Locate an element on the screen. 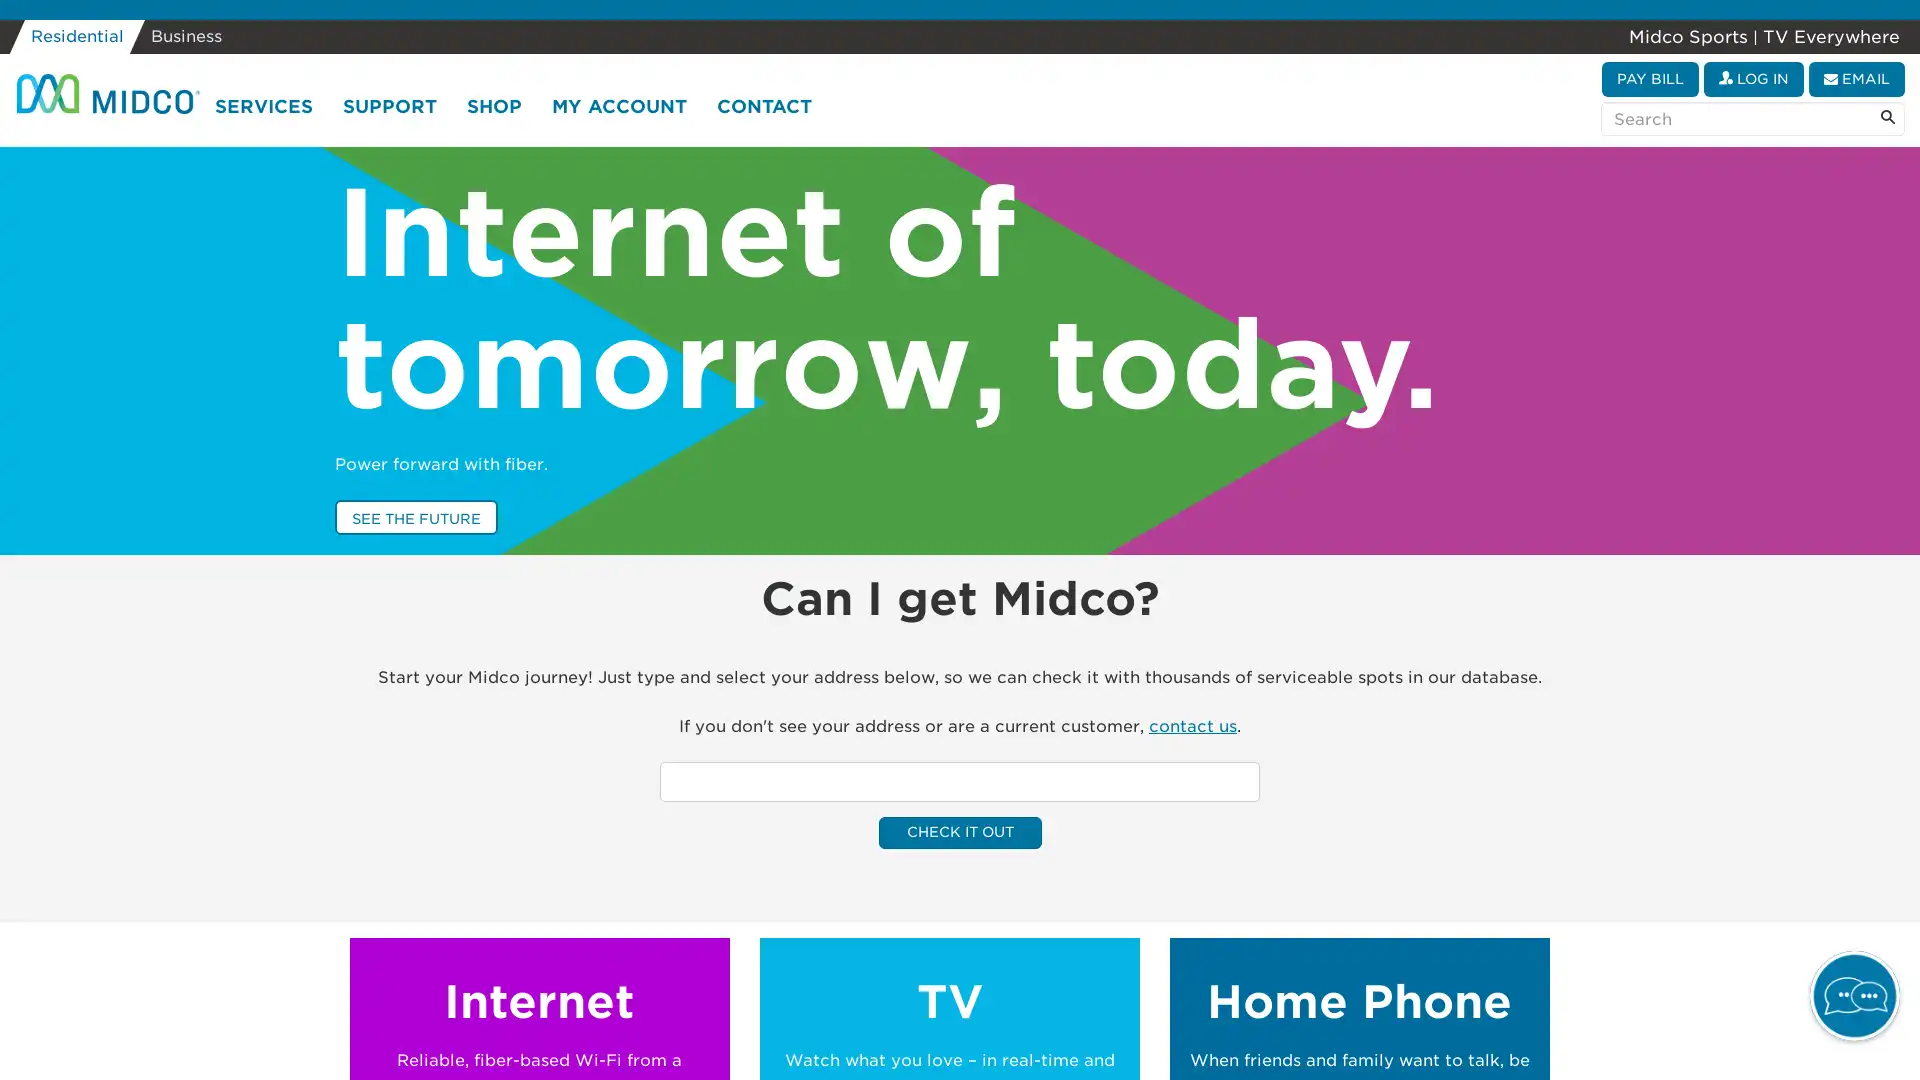 This screenshot has height=1080, width=1920. Search is located at coordinates (1886, 118).